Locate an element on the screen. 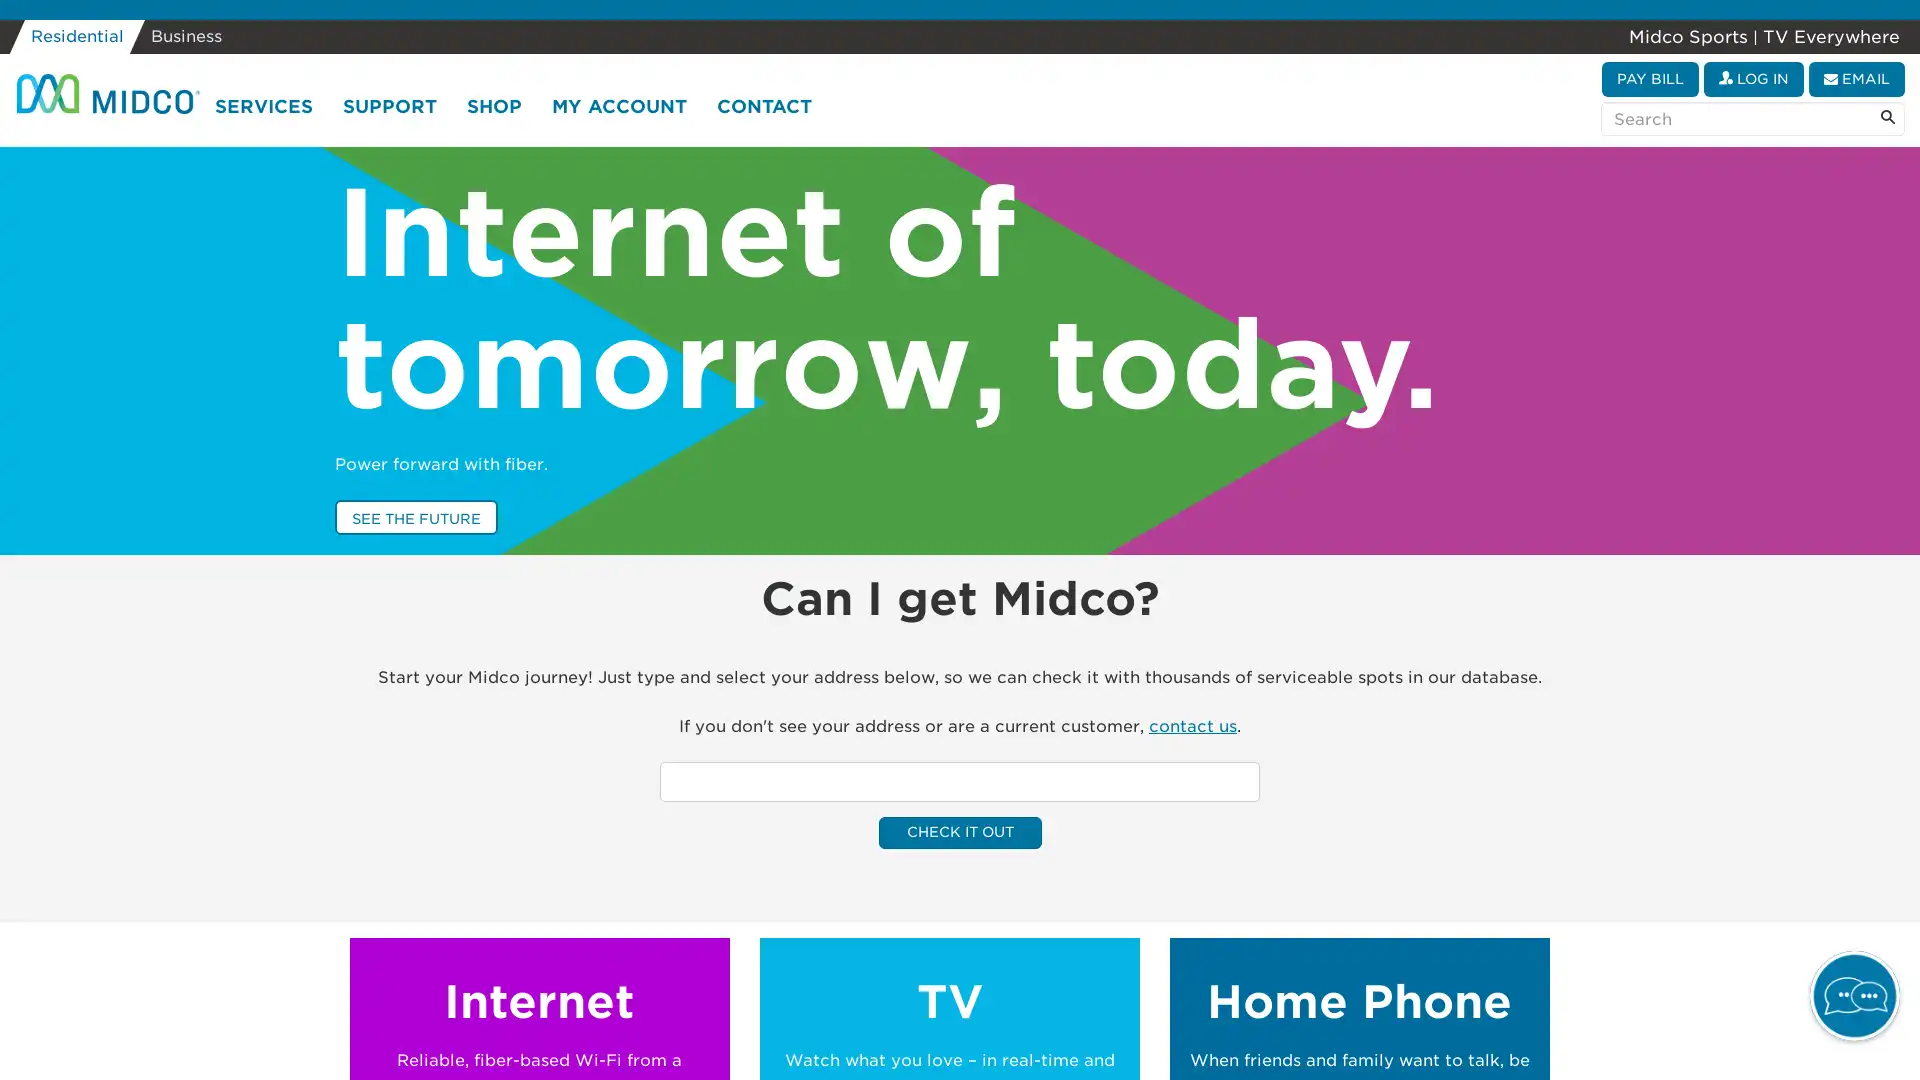 This screenshot has height=1080, width=1920. Search is located at coordinates (1886, 118).